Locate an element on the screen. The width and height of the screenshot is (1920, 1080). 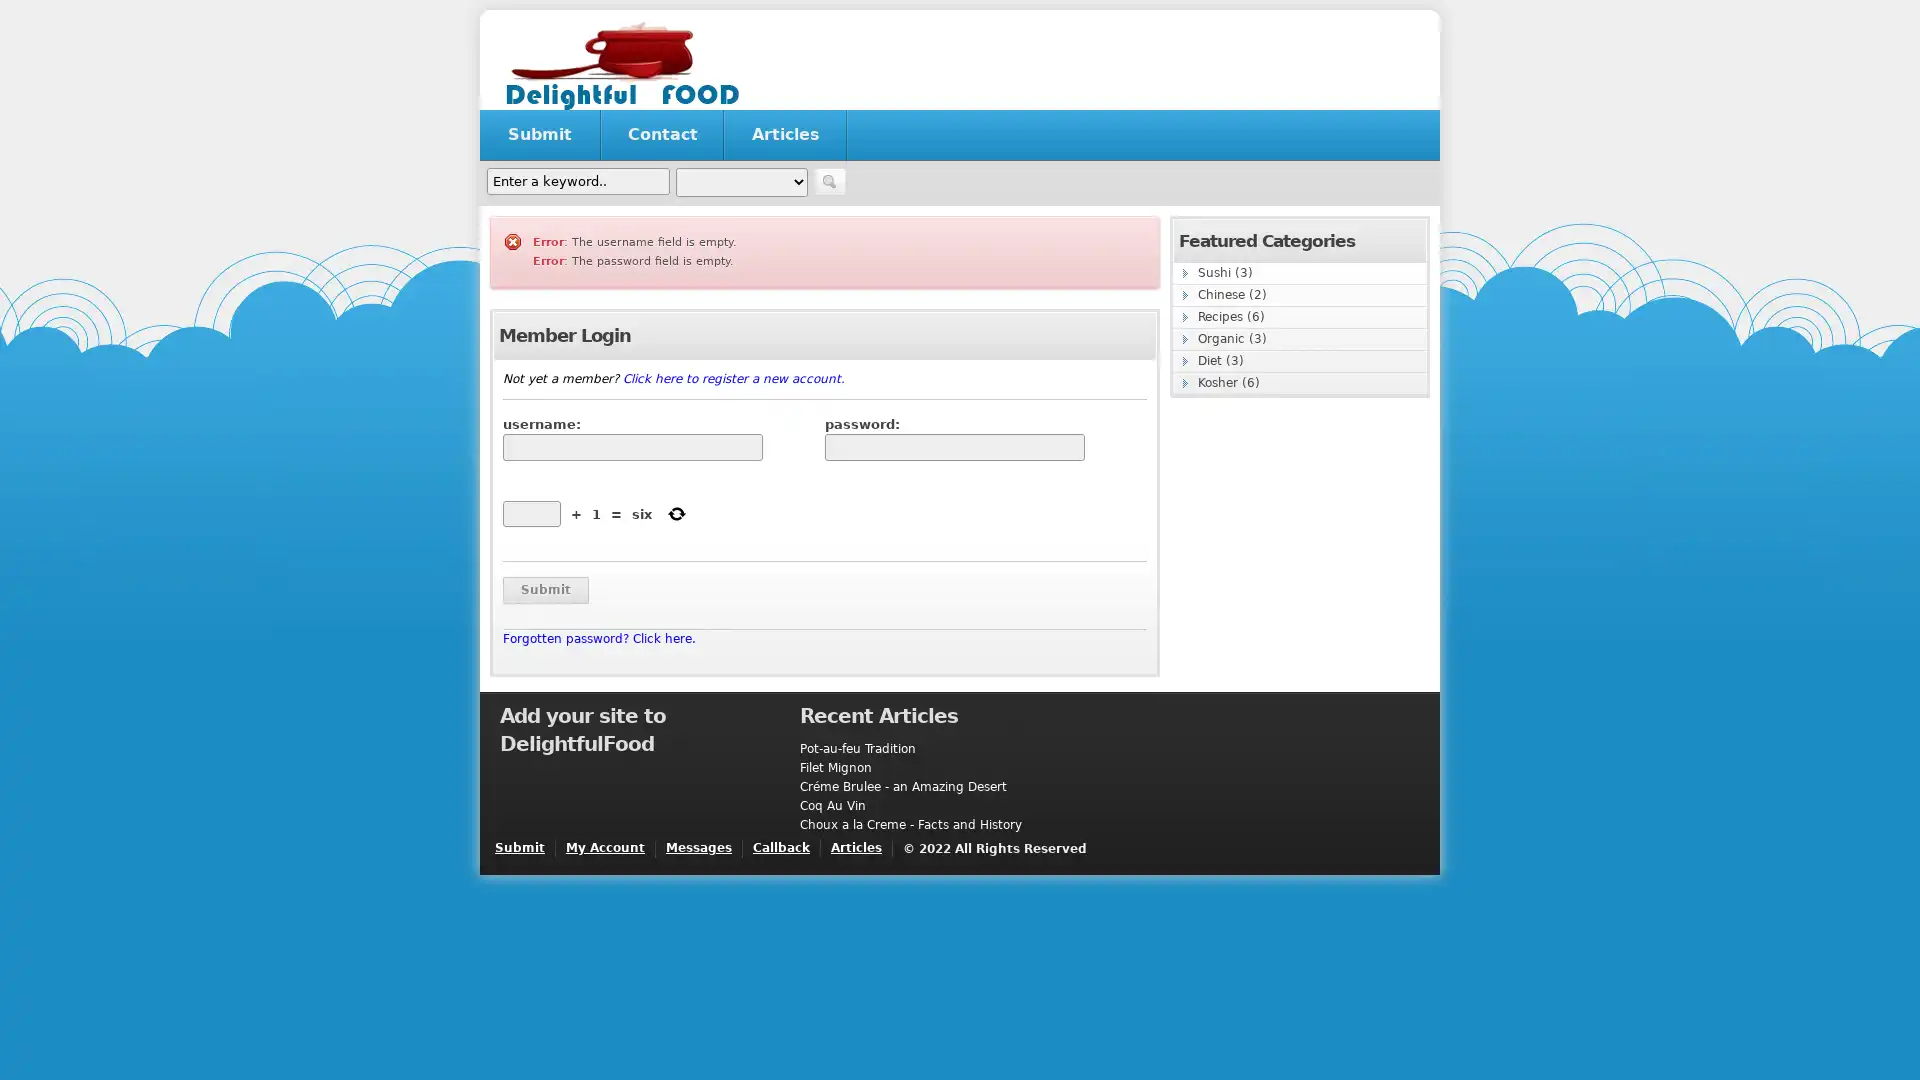
Submit is located at coordinates (546, 589).